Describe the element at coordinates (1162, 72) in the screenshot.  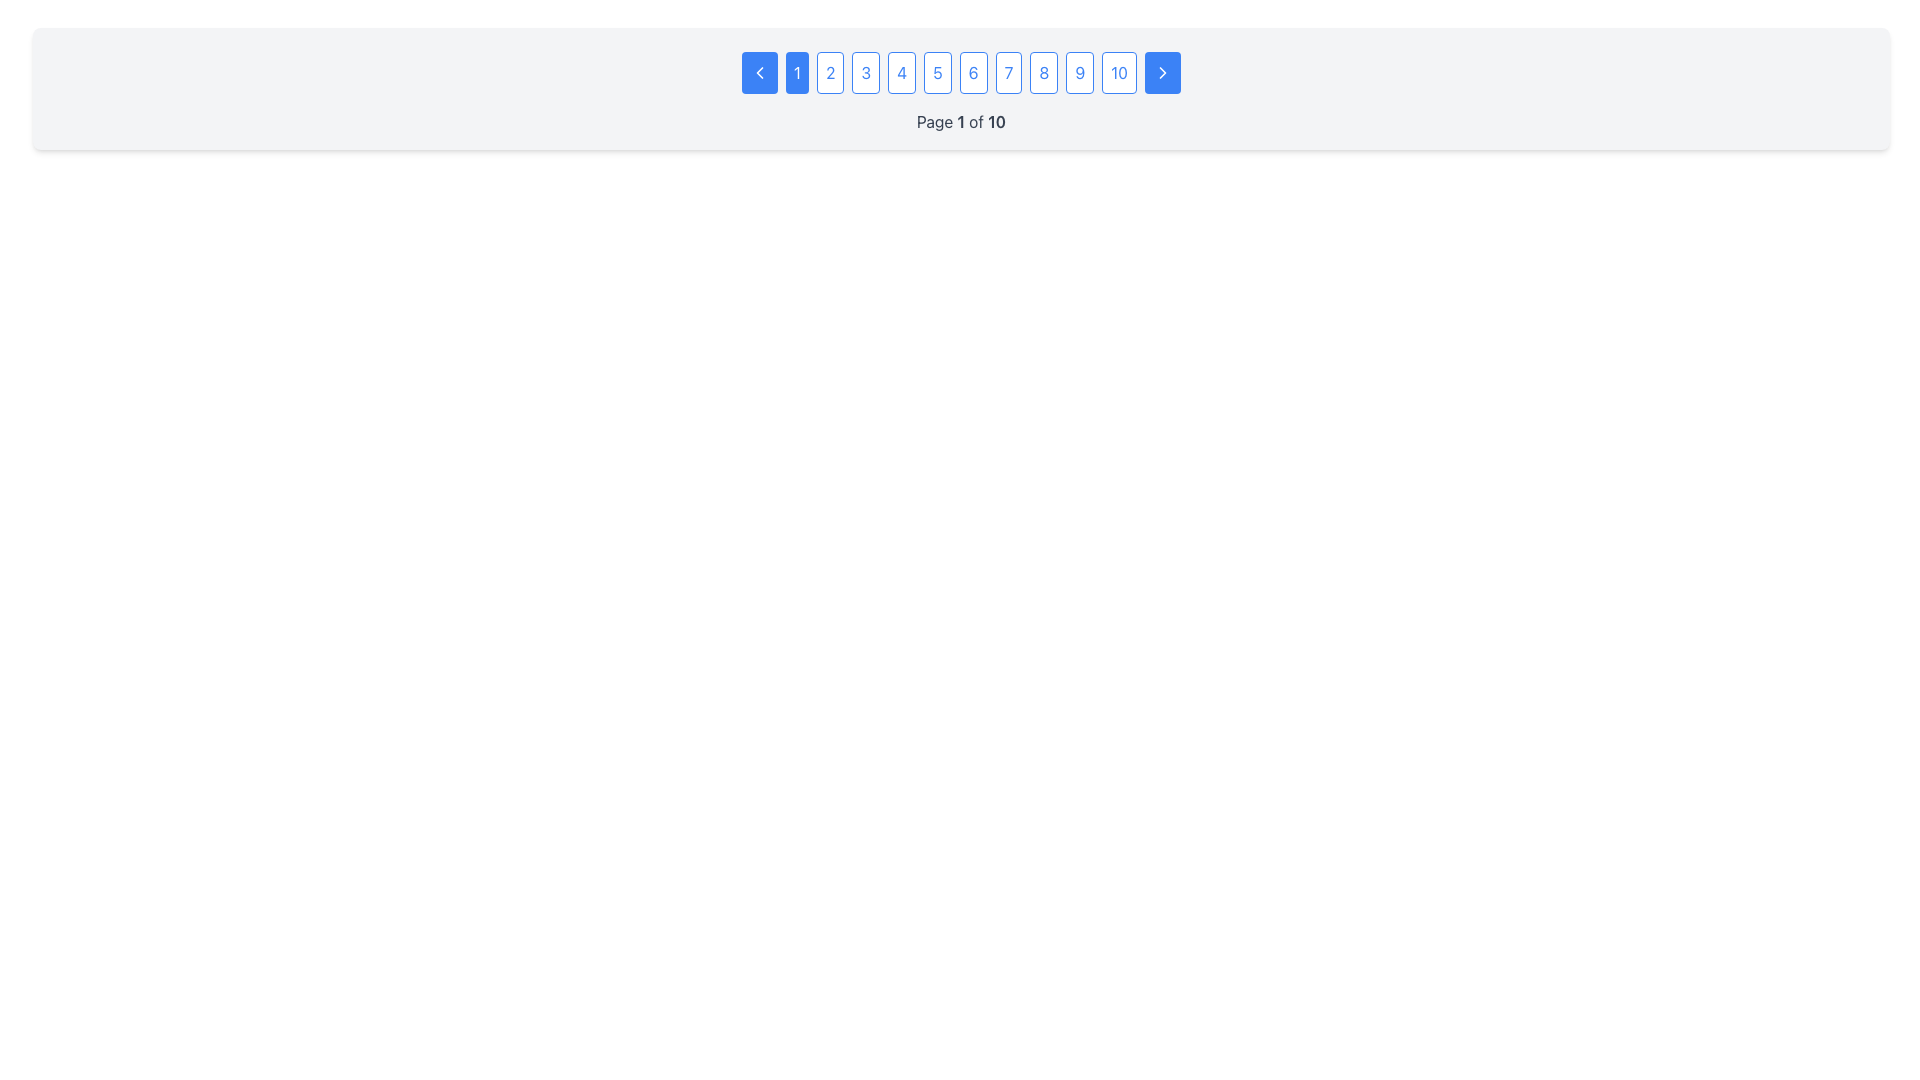
I see `the Chevron Right icon located at the center of the button in the pagination bar, which indicates navigation to the next page` at that location.